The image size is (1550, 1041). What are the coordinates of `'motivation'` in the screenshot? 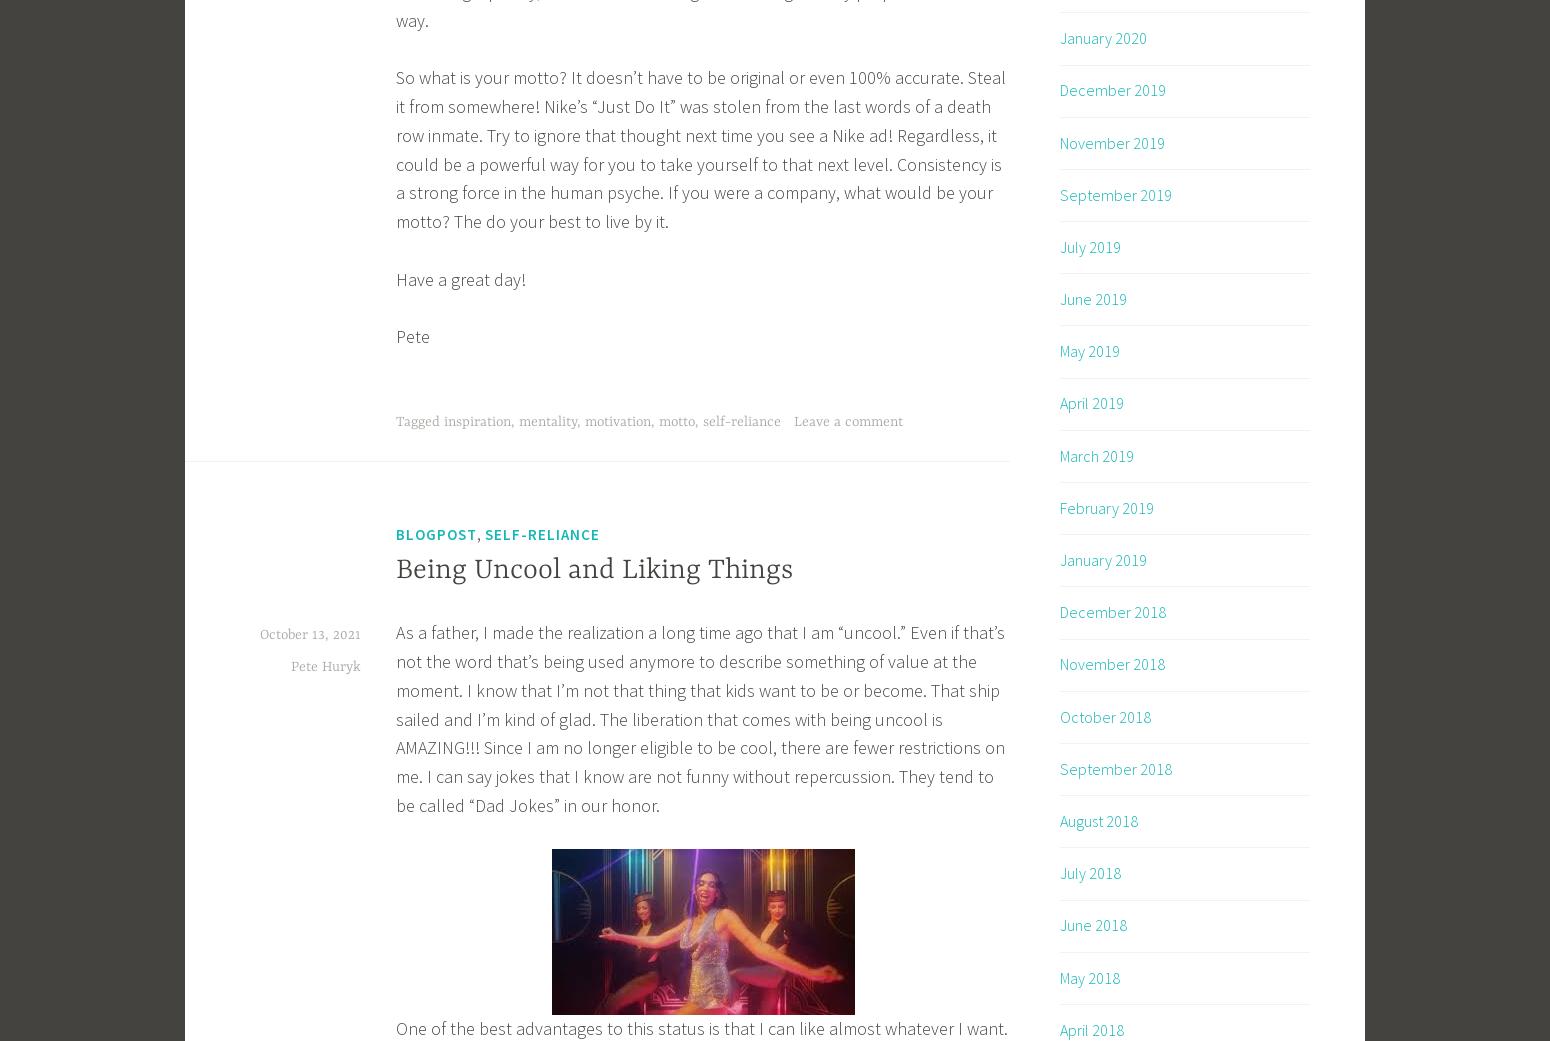 It's located at (617, 419).